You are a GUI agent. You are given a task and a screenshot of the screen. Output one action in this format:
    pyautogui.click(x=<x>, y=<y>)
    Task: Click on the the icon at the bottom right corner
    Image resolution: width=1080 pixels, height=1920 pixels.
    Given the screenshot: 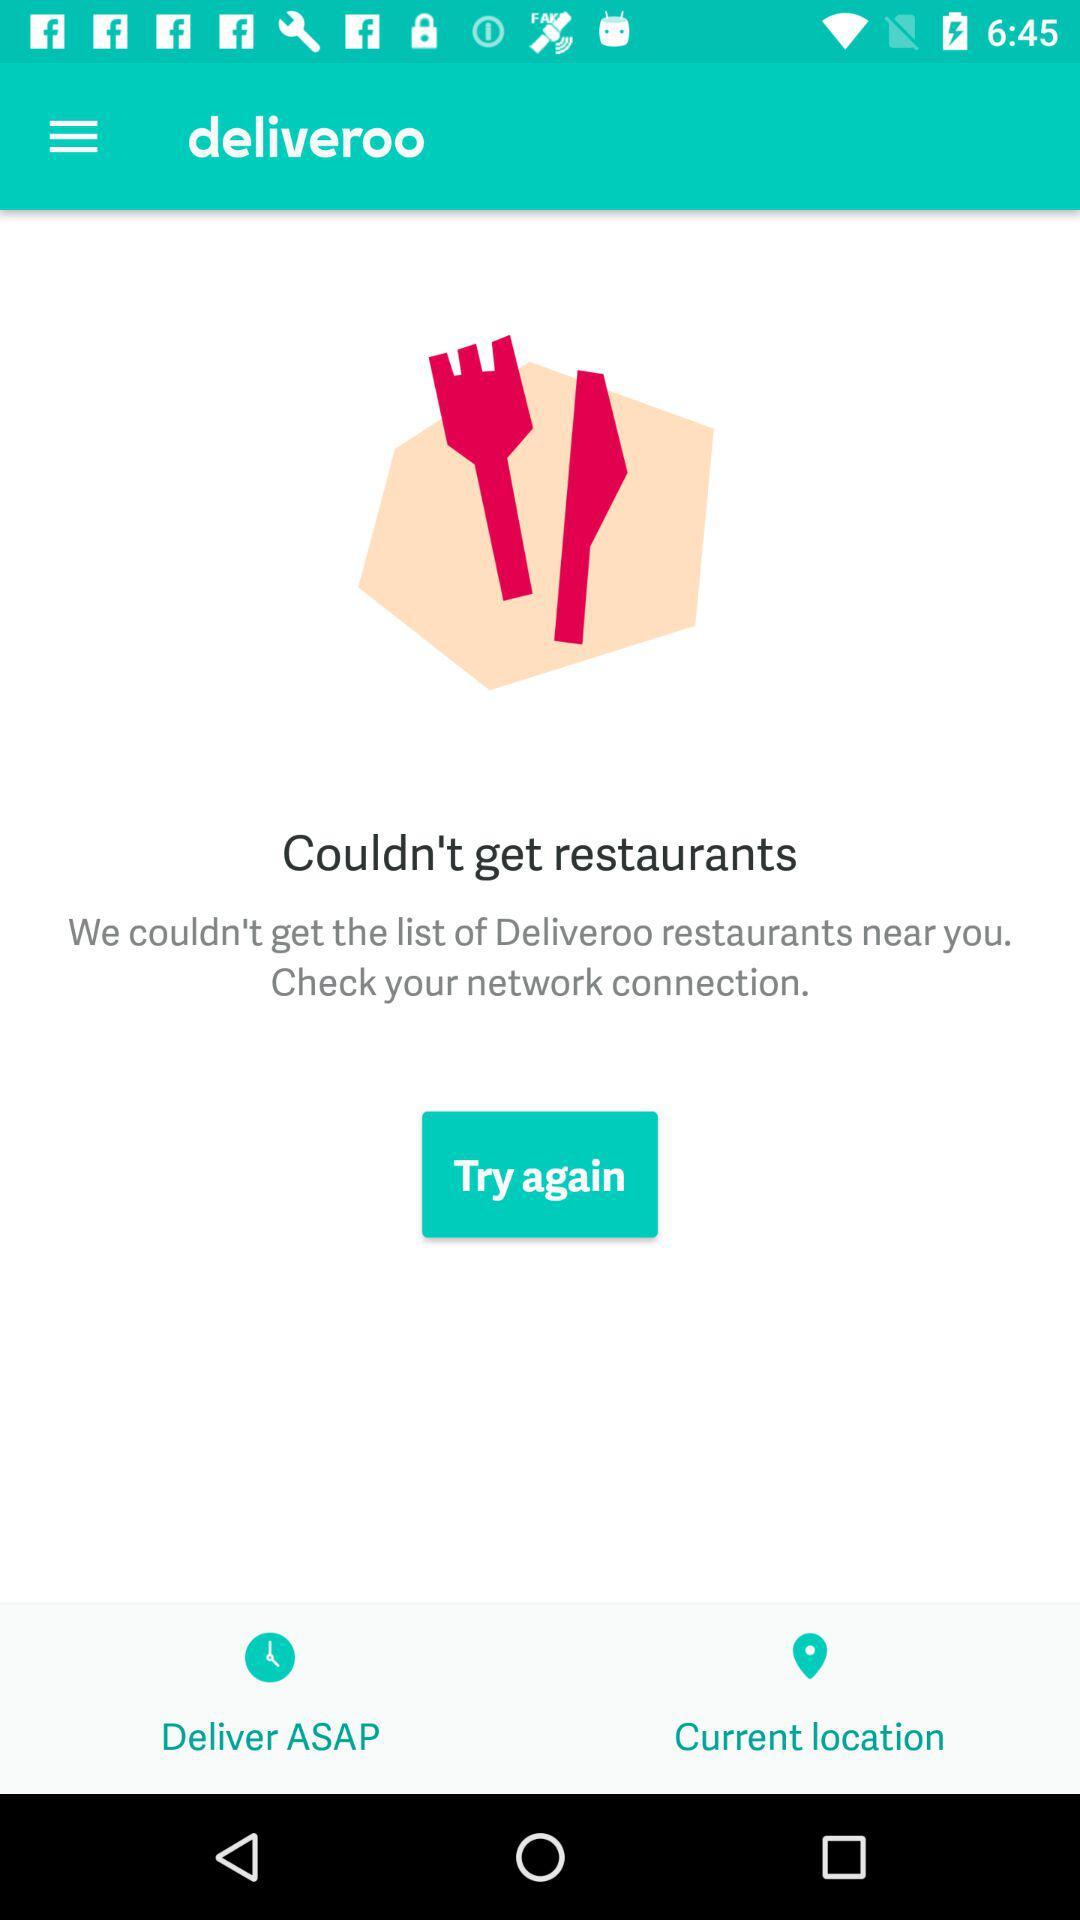 What is the action you would take?
    pyautogui.click(x=810, y=1698)
    